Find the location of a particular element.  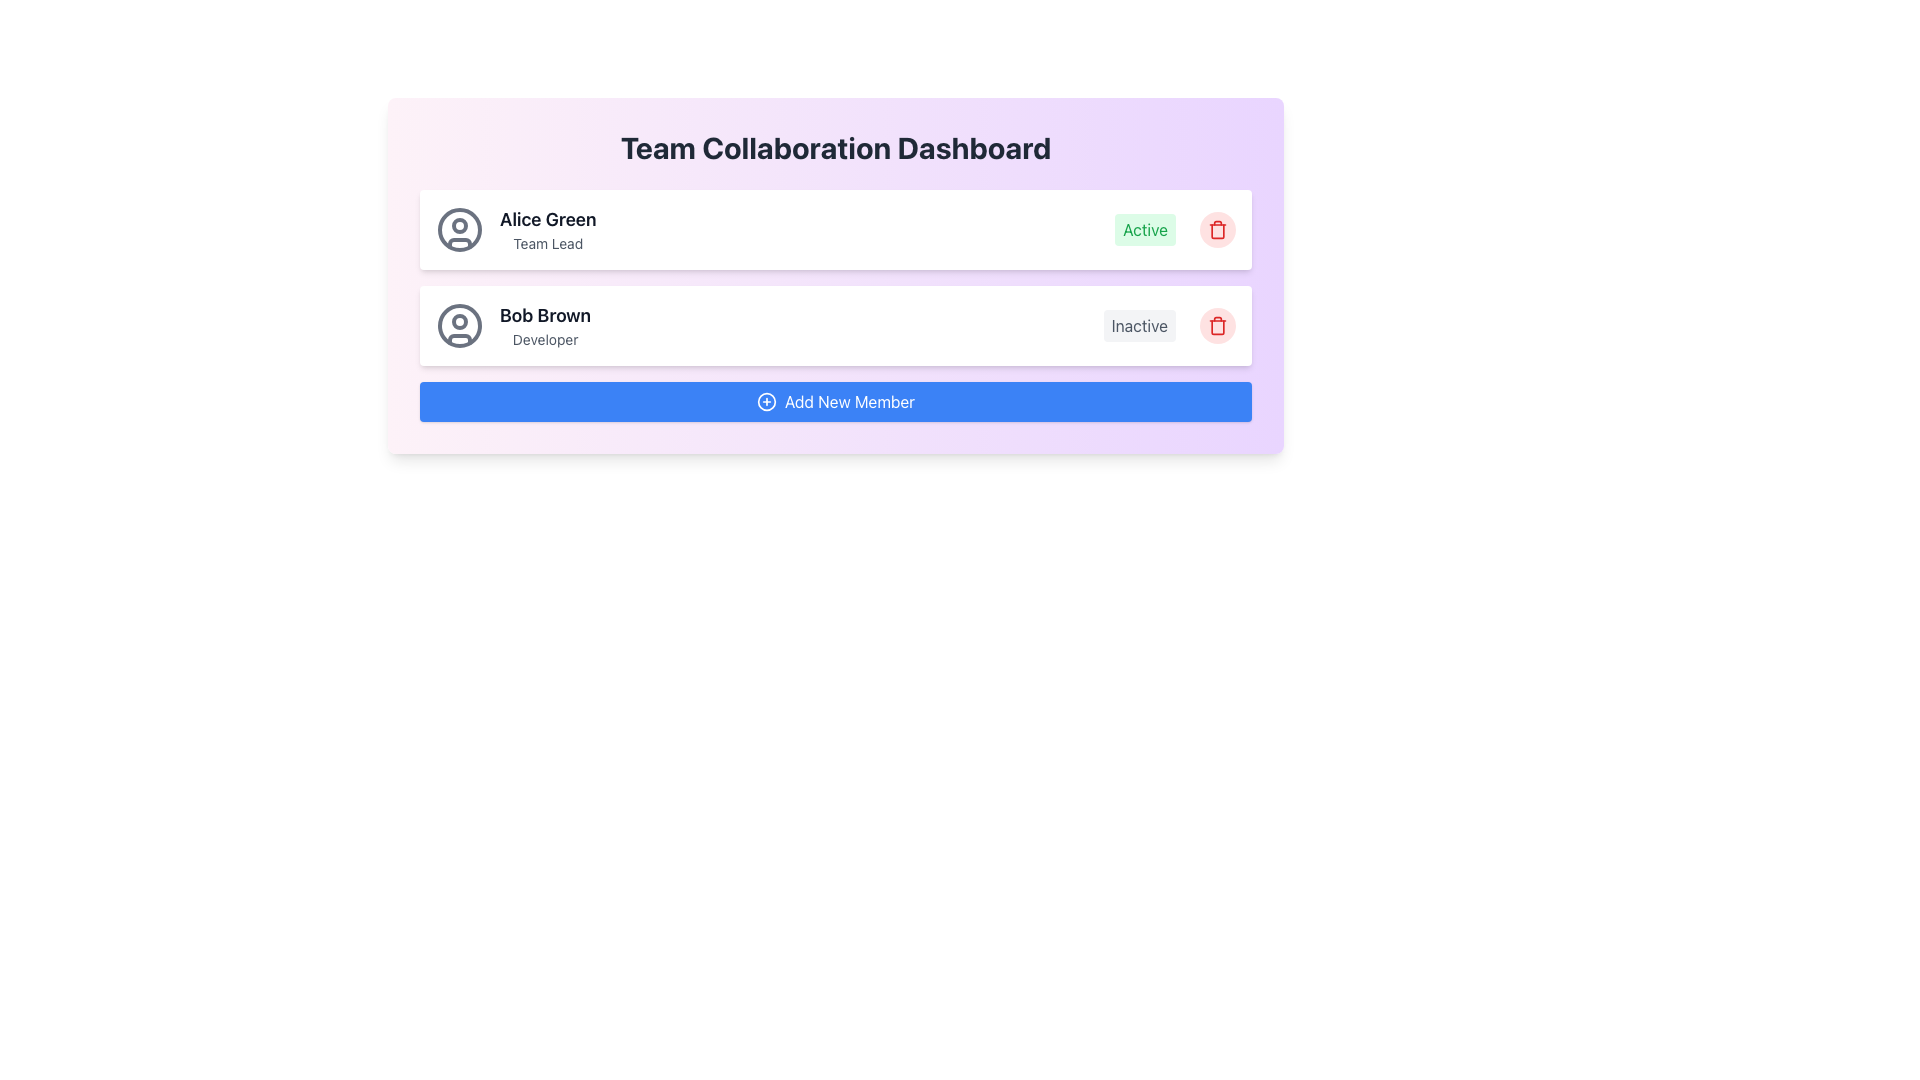

the user profile icon for 'Bob Brown' located within the 'Bob Brown Developer' card by clicking on it is located at coordinates (459, 325).